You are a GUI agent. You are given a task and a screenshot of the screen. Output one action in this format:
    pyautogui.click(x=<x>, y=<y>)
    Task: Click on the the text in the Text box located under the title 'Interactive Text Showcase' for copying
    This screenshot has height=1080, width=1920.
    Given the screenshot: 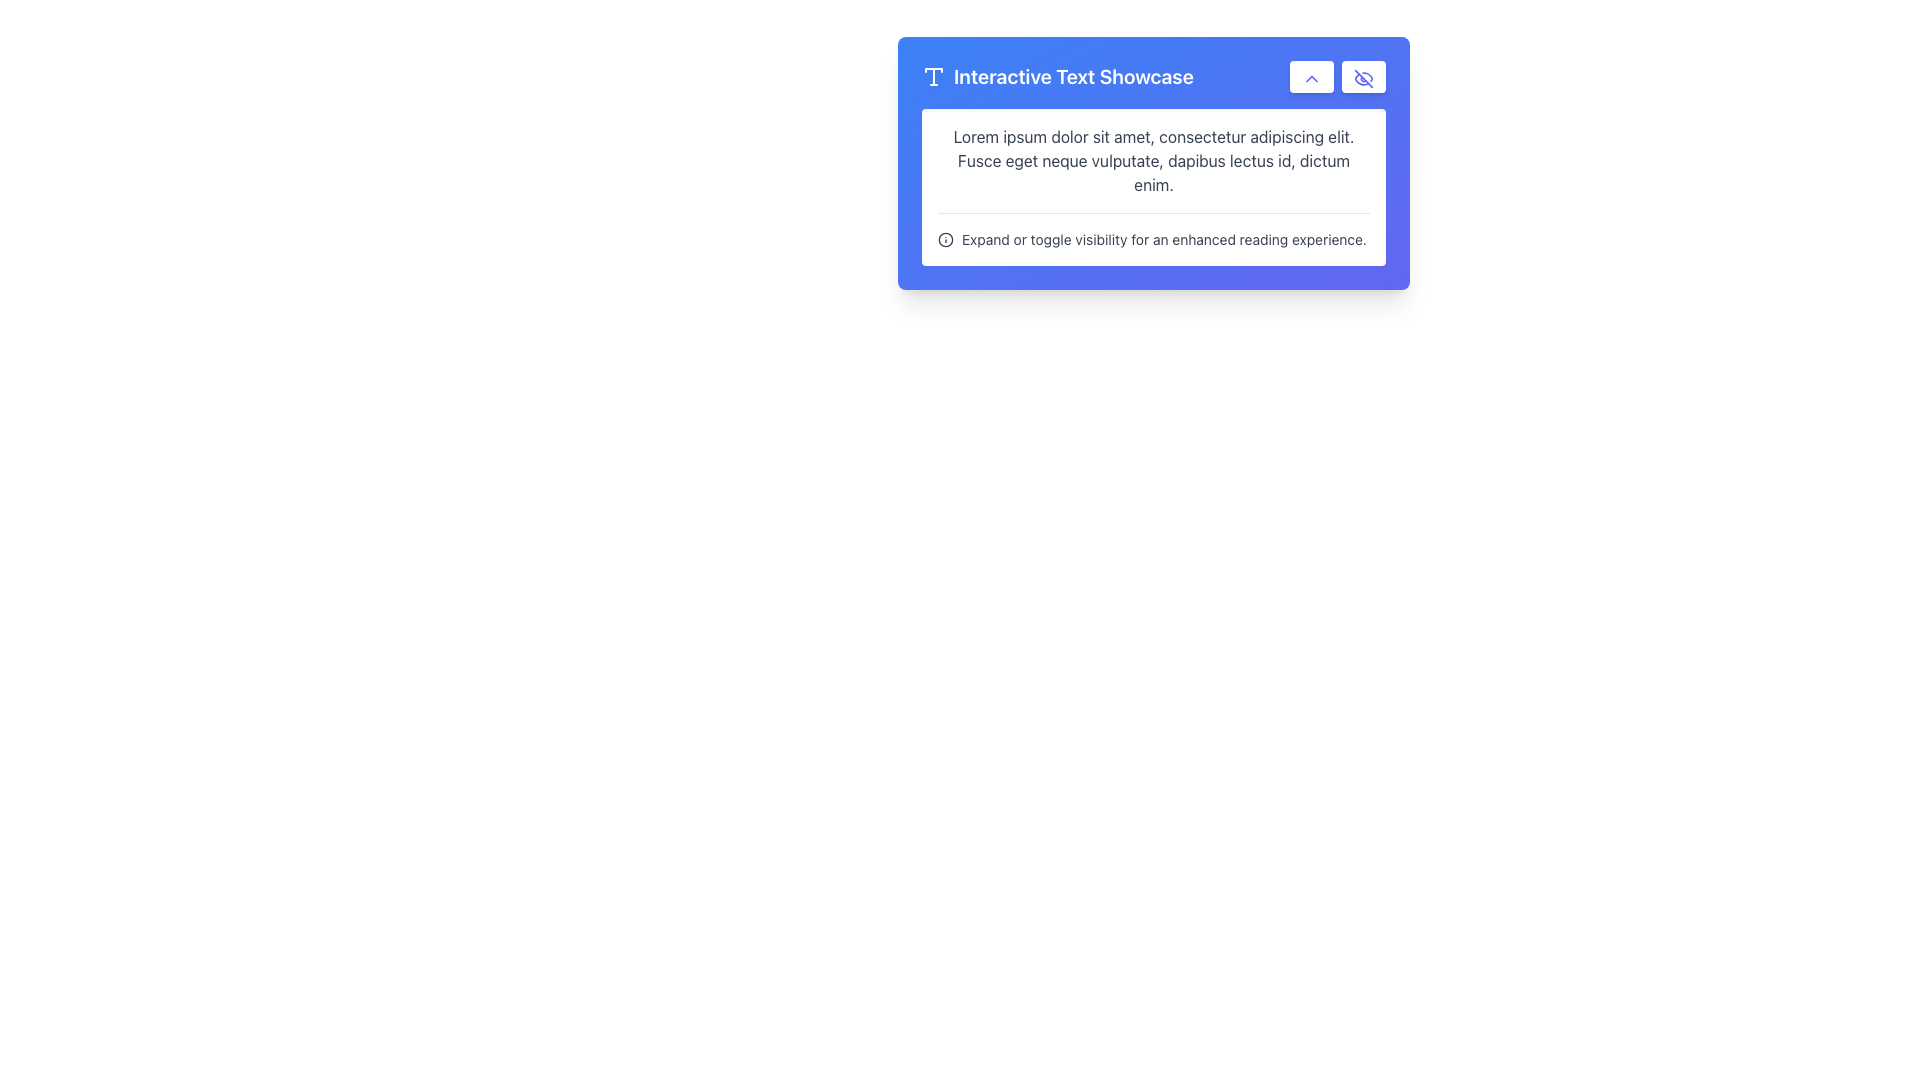 What is the action you would take?
    pyautogui.click(x=1153, y=187)
    